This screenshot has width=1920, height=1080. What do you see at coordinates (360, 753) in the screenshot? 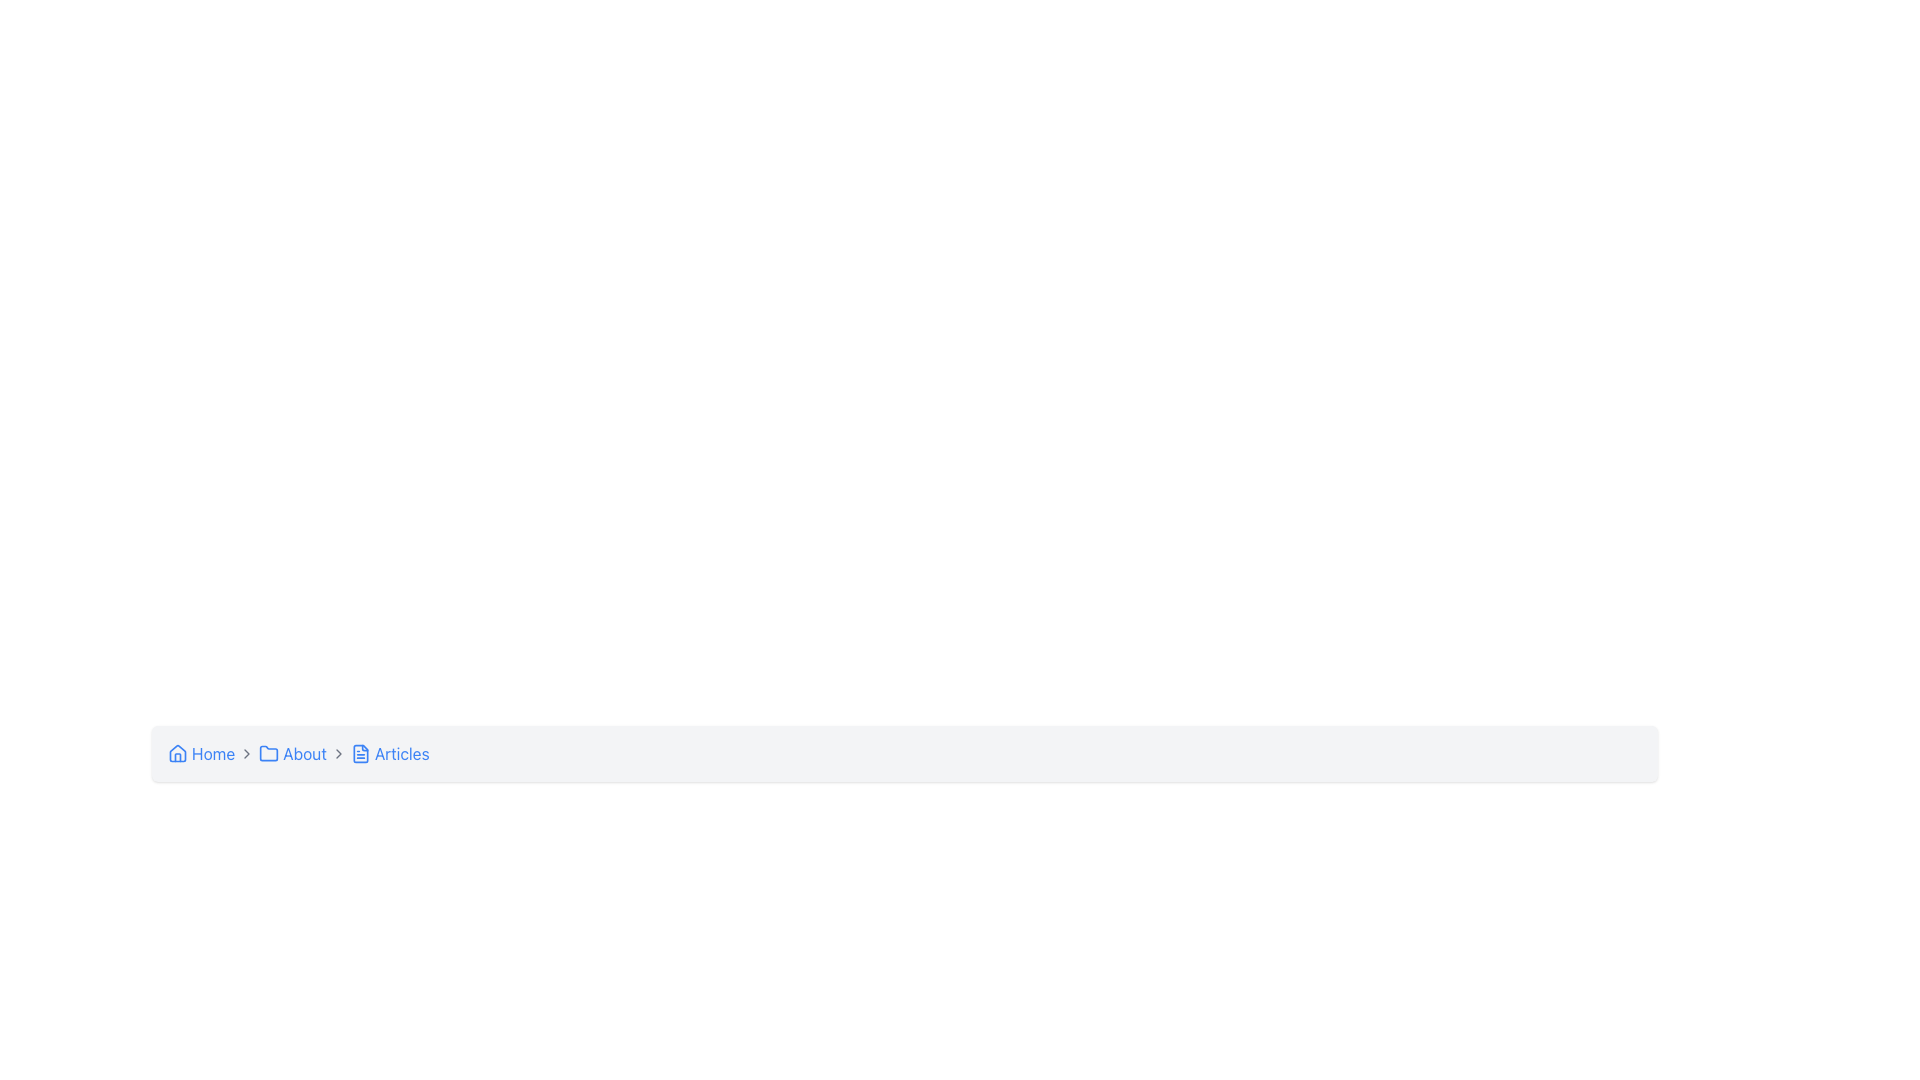
I see `the file icon with a blue outline that precedes the text 'Articles' in the breadcrumb navigation bar` at bounding box center [360, 753].